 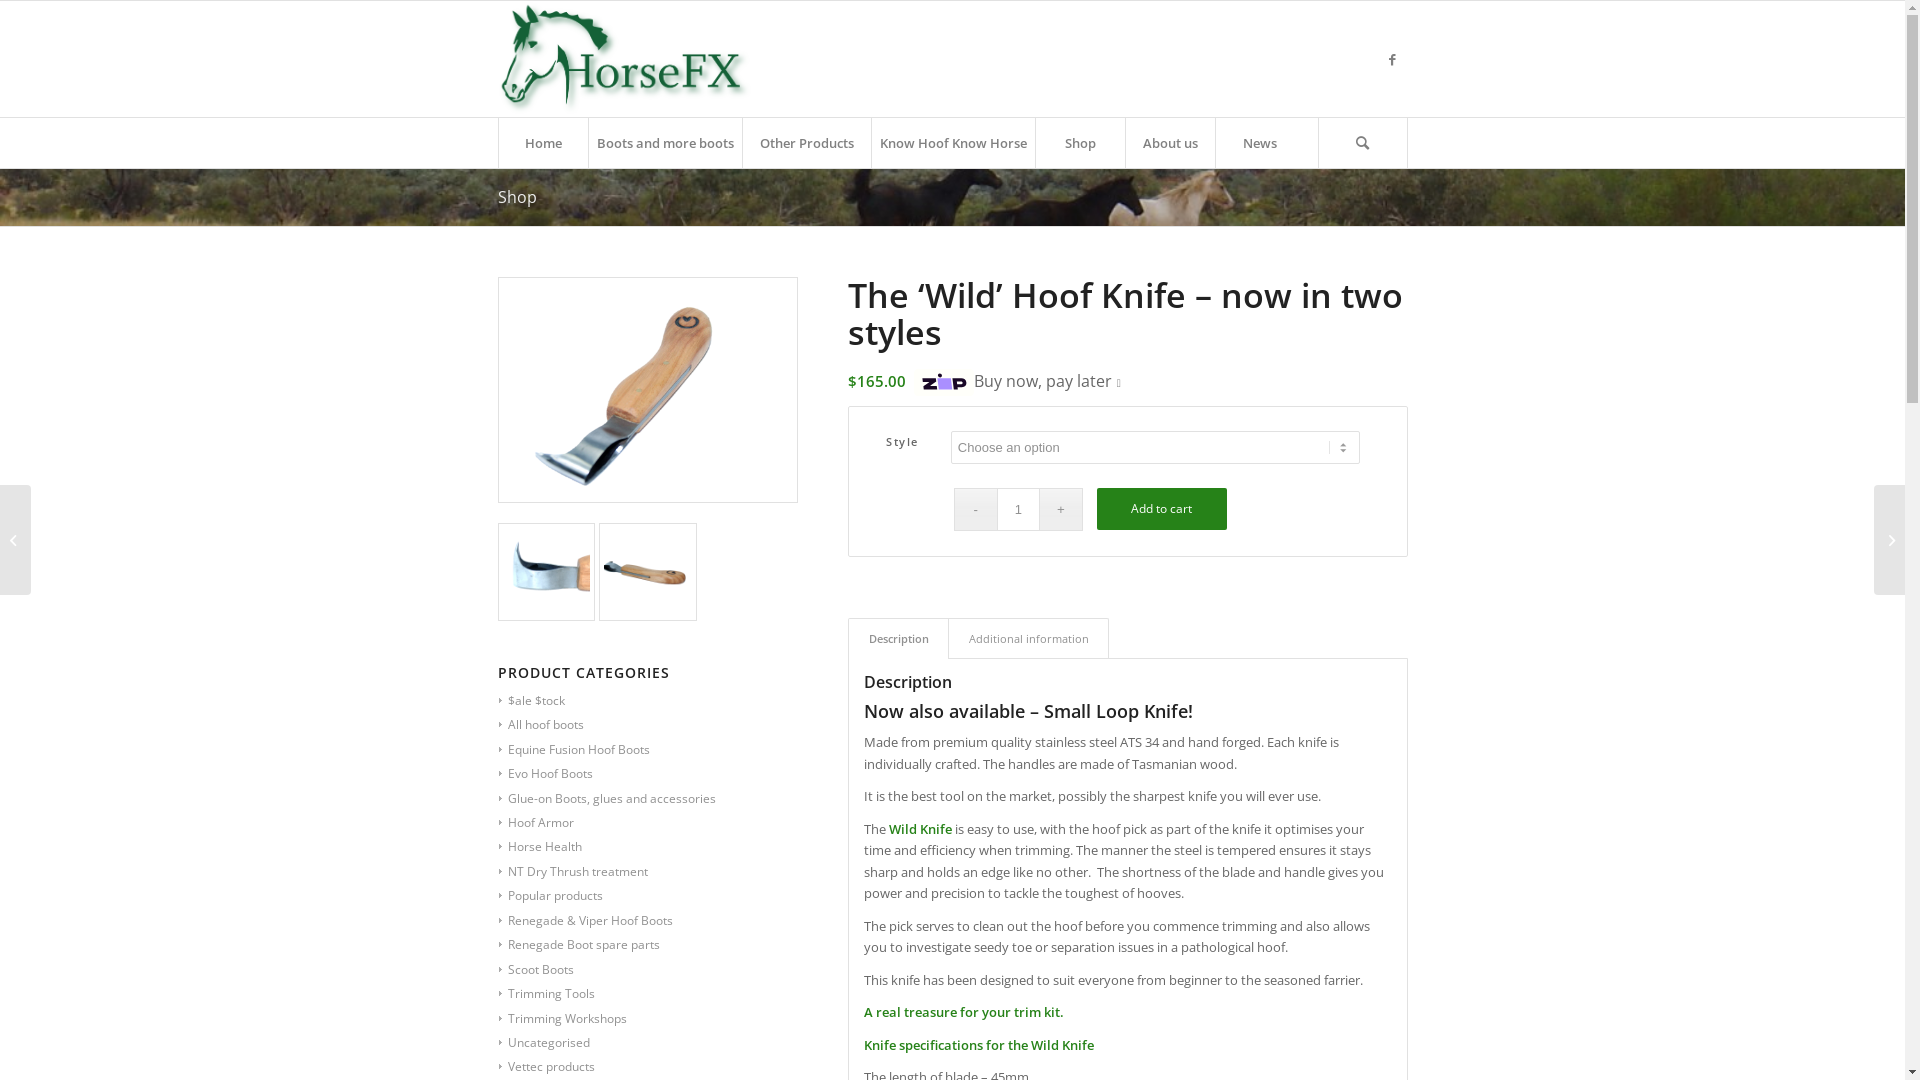 What do you see at coordinates (498, 749) in the screenshot?
I see `'Equine Fusion Hoof Boots'` at bounding box center [498, 749].